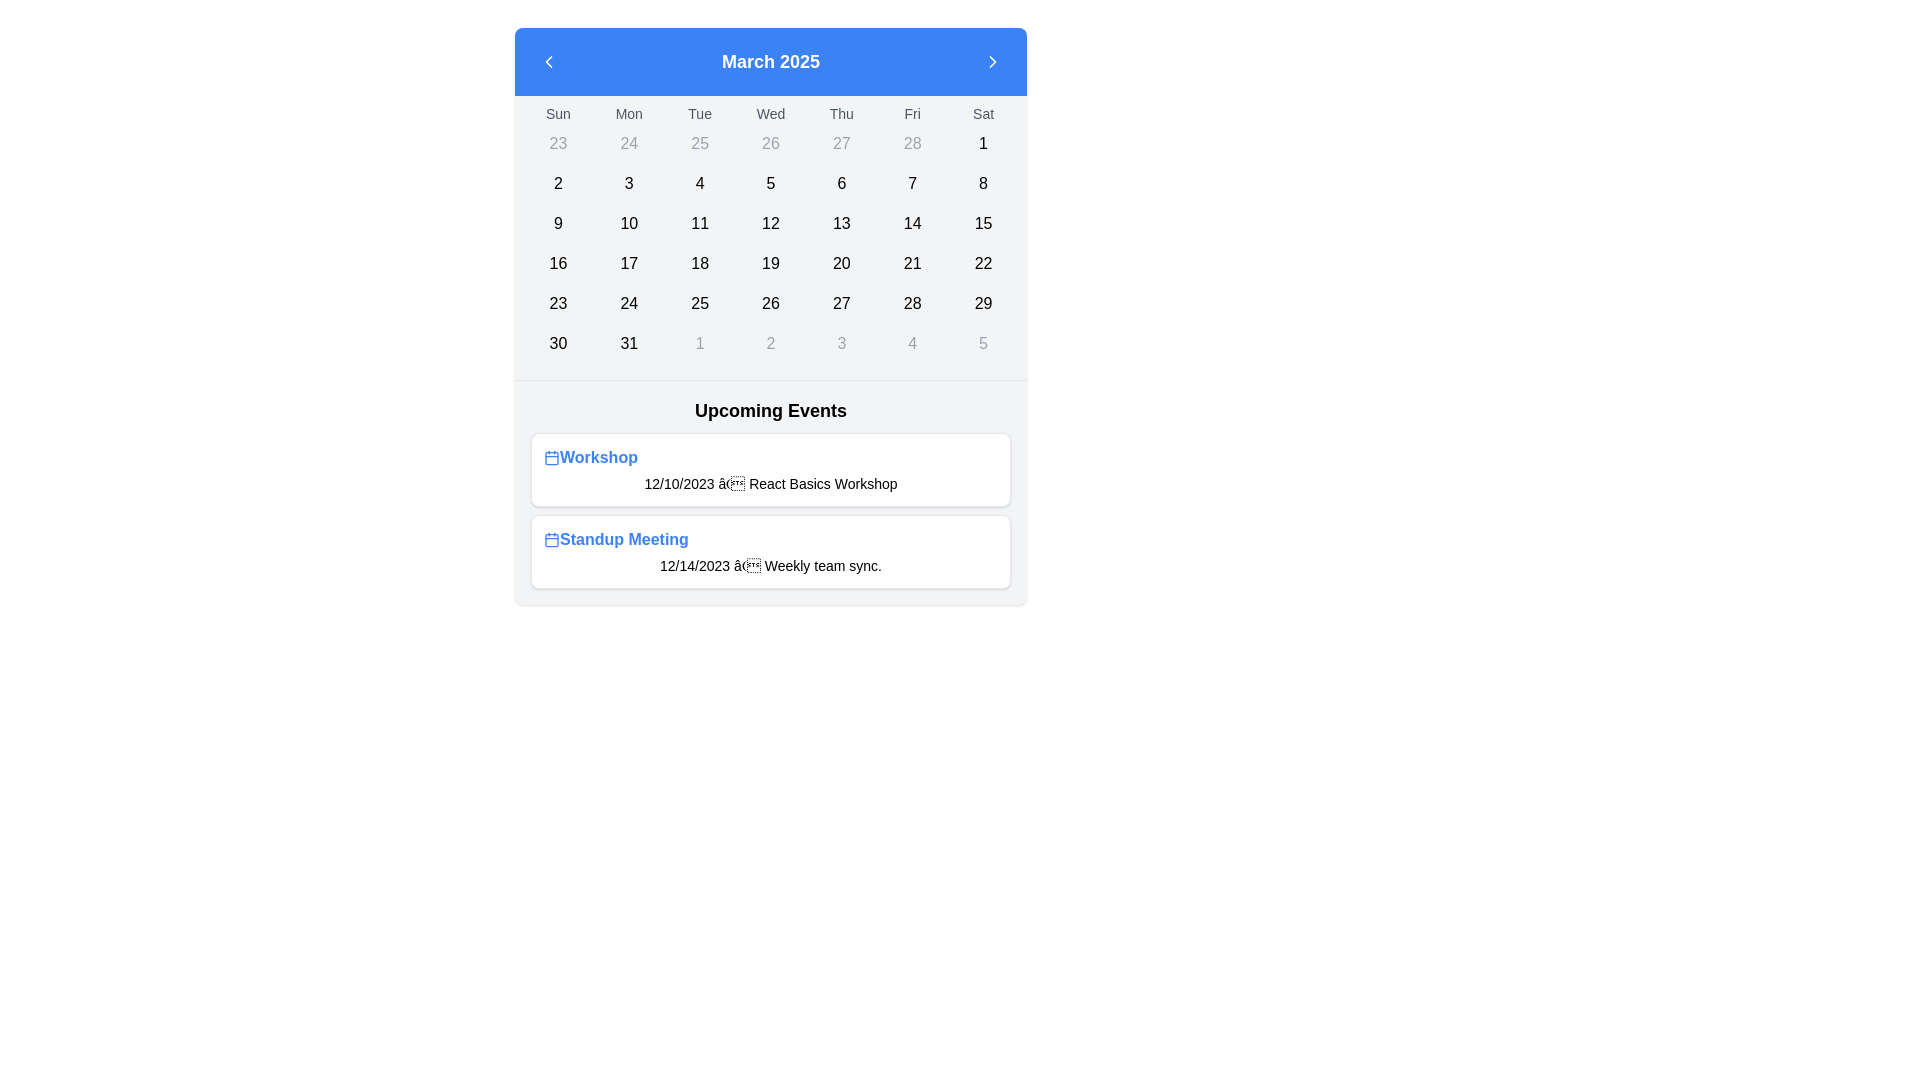  I want to click on the left navigation icon located in the top-left corner of the calendar header, so click(548, 60).